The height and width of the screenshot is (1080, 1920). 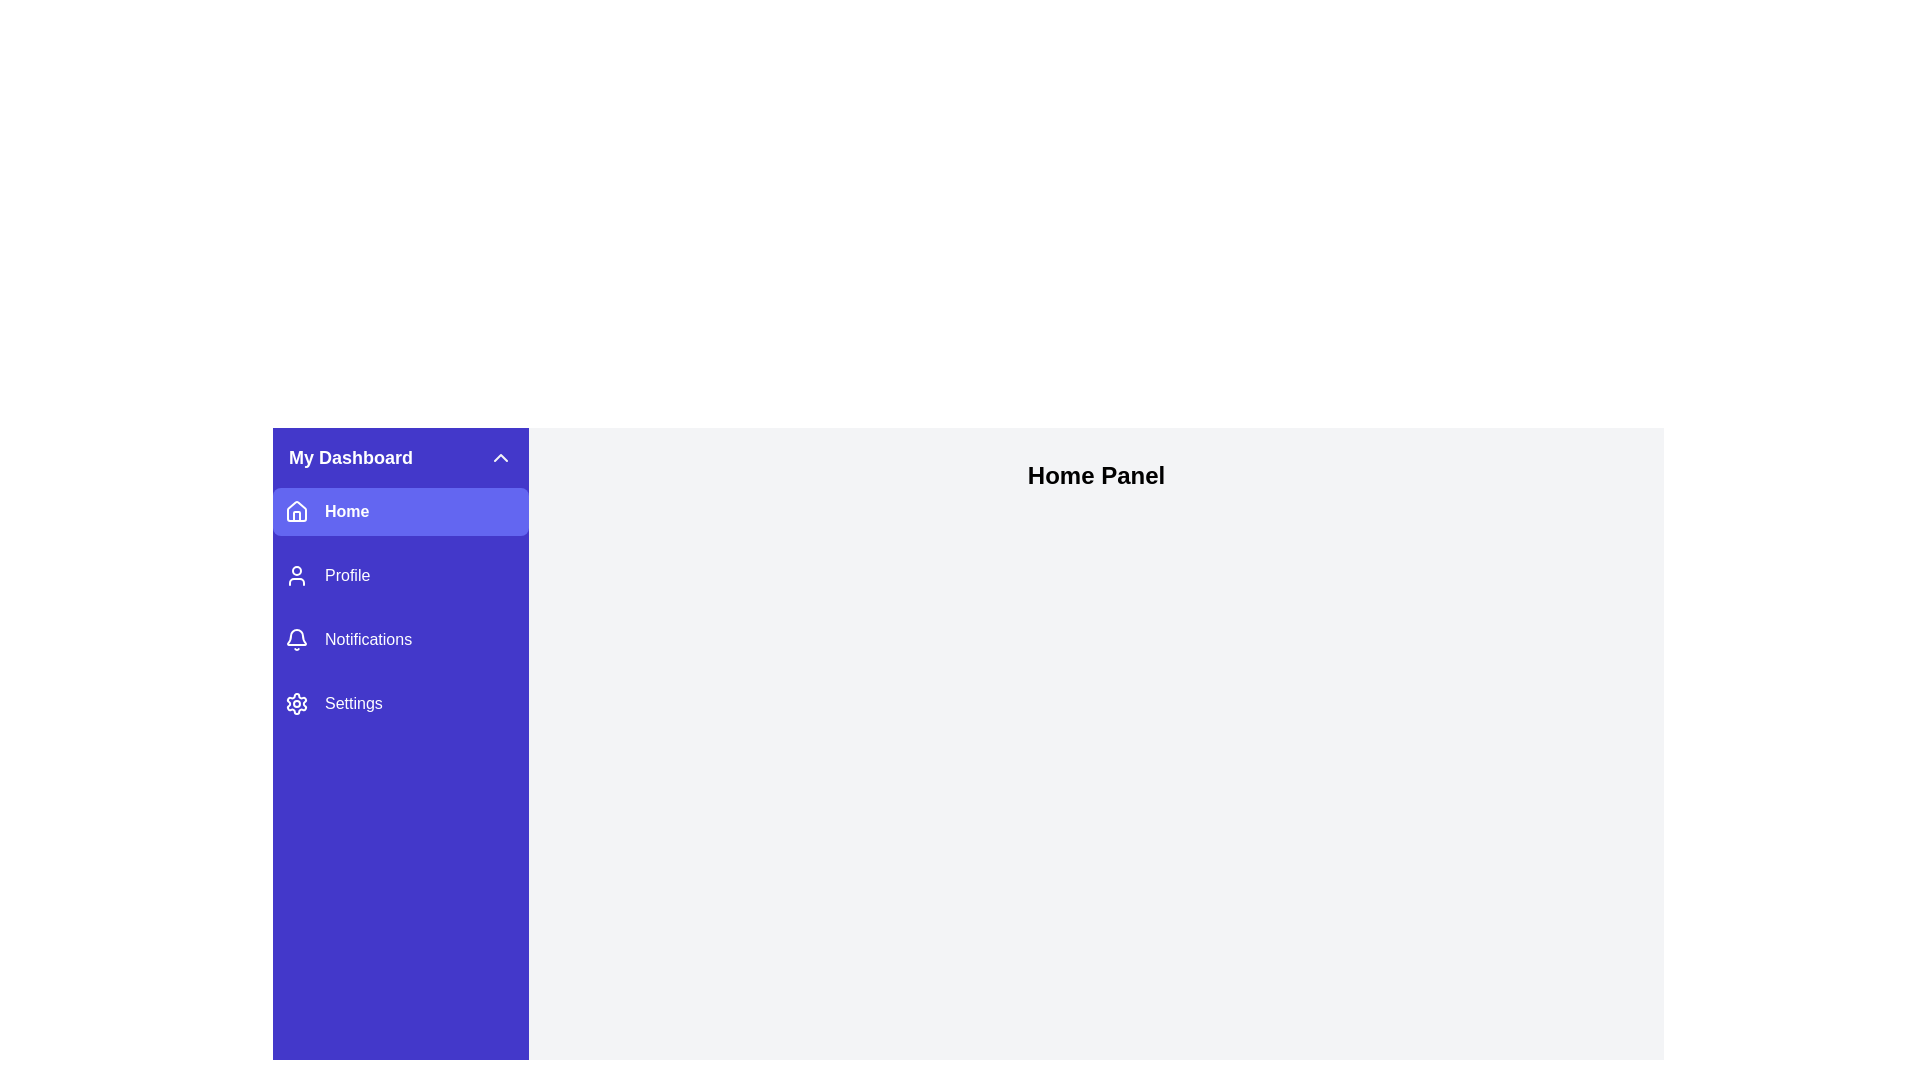 What do you see at coordinates (400, 640) in the screenshot?
I see `the 'Notifications' button with a bell icon located in the sidebar menu` at bounding box center [400, 640].